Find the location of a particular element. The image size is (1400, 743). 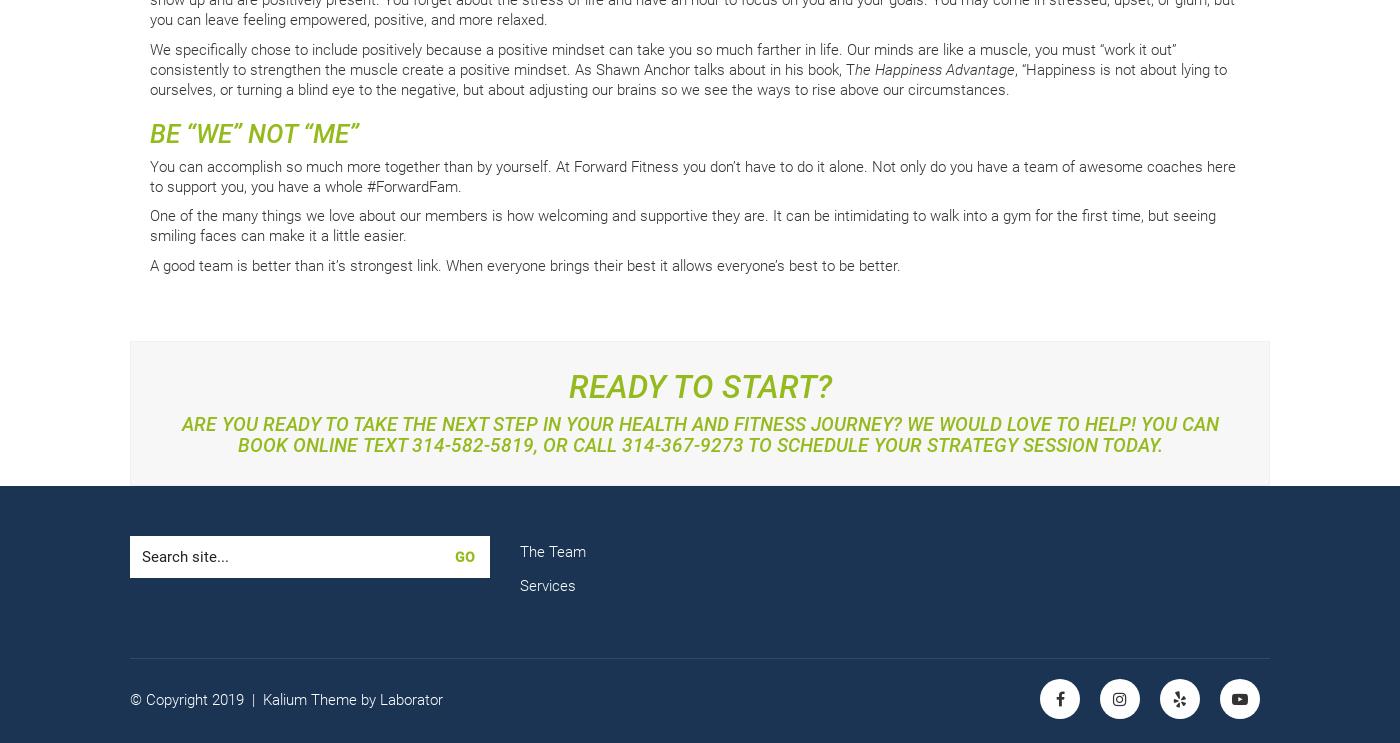

'A good team is better than it’s strongest link. When everyone brings their best it allows everyone’s best to be better.' is located at coordinates (525, 264).